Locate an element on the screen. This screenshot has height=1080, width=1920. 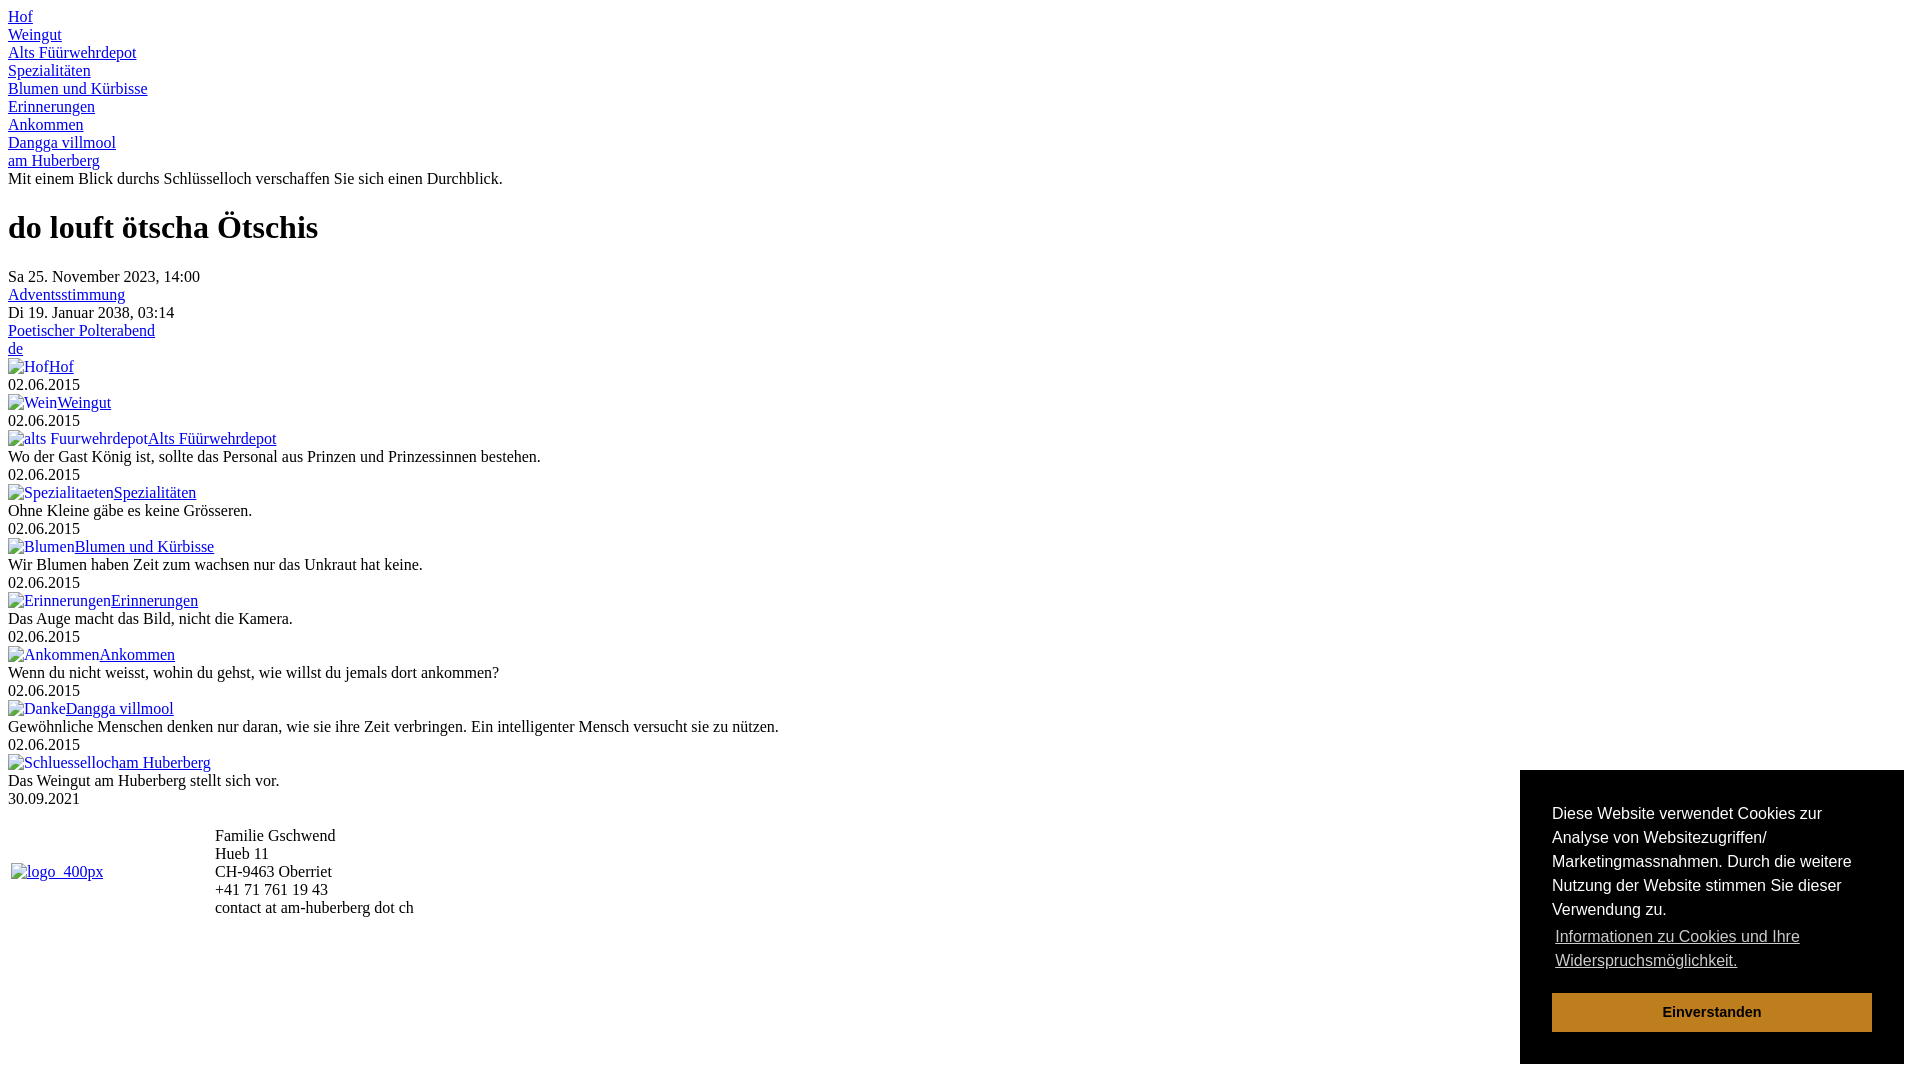
'Schluesselloch' is located at coordinates (63, 763).